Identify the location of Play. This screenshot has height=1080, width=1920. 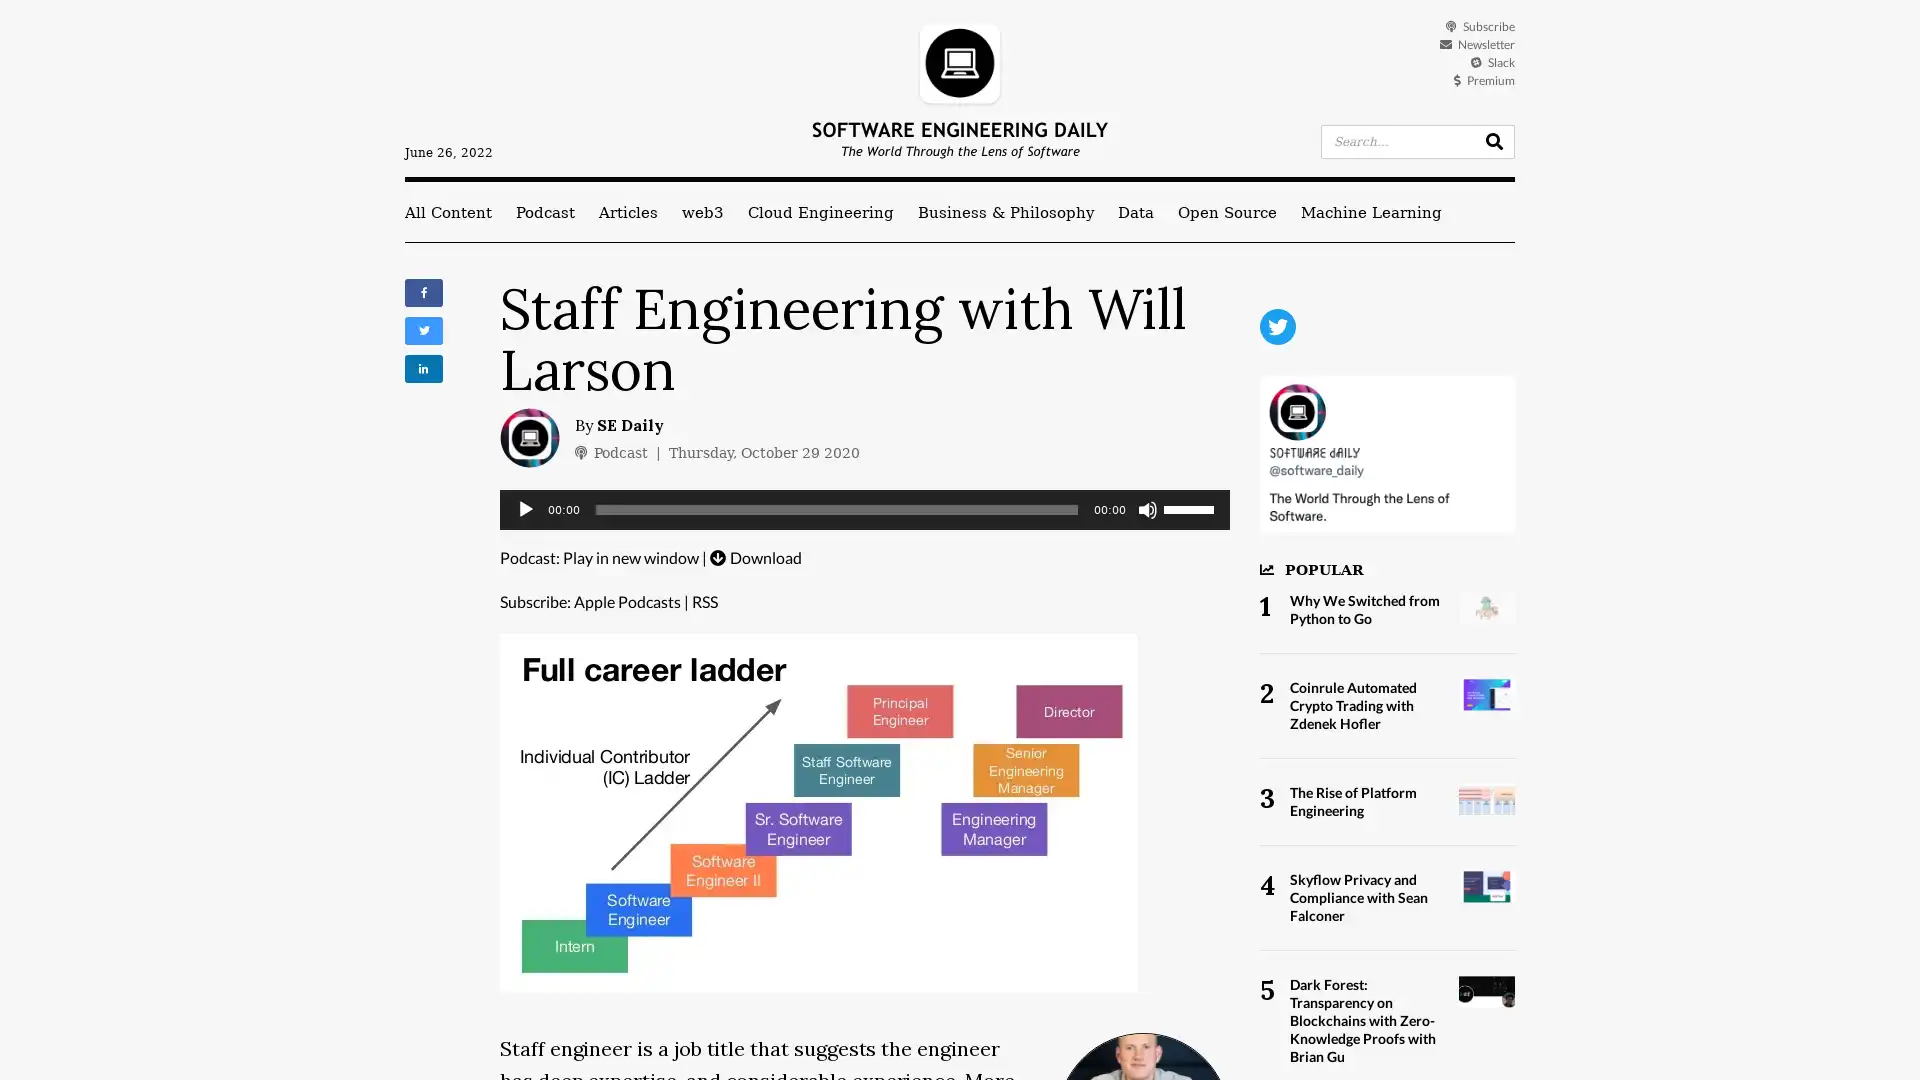
(524, 508).